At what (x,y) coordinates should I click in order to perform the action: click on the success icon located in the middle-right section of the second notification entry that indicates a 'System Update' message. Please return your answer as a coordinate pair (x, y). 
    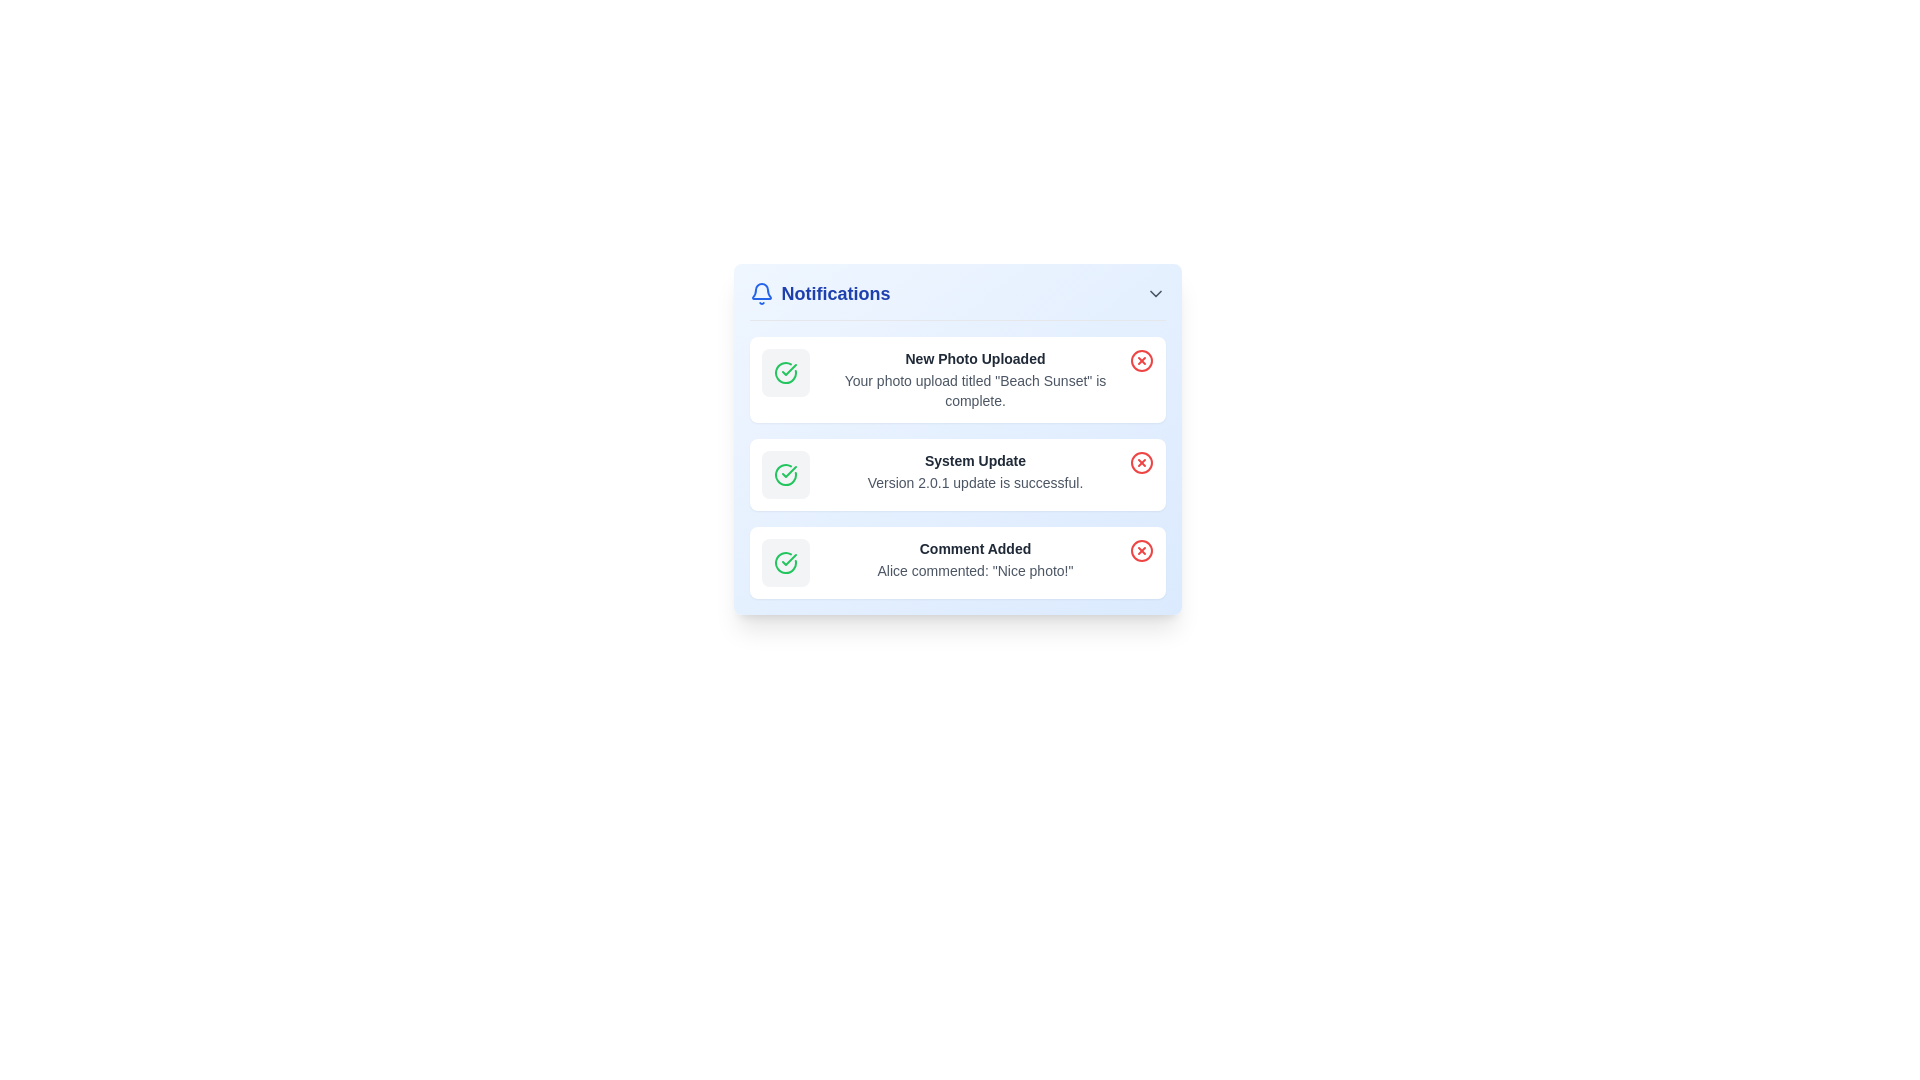
    Looking at the image, I should click on (784, 373).